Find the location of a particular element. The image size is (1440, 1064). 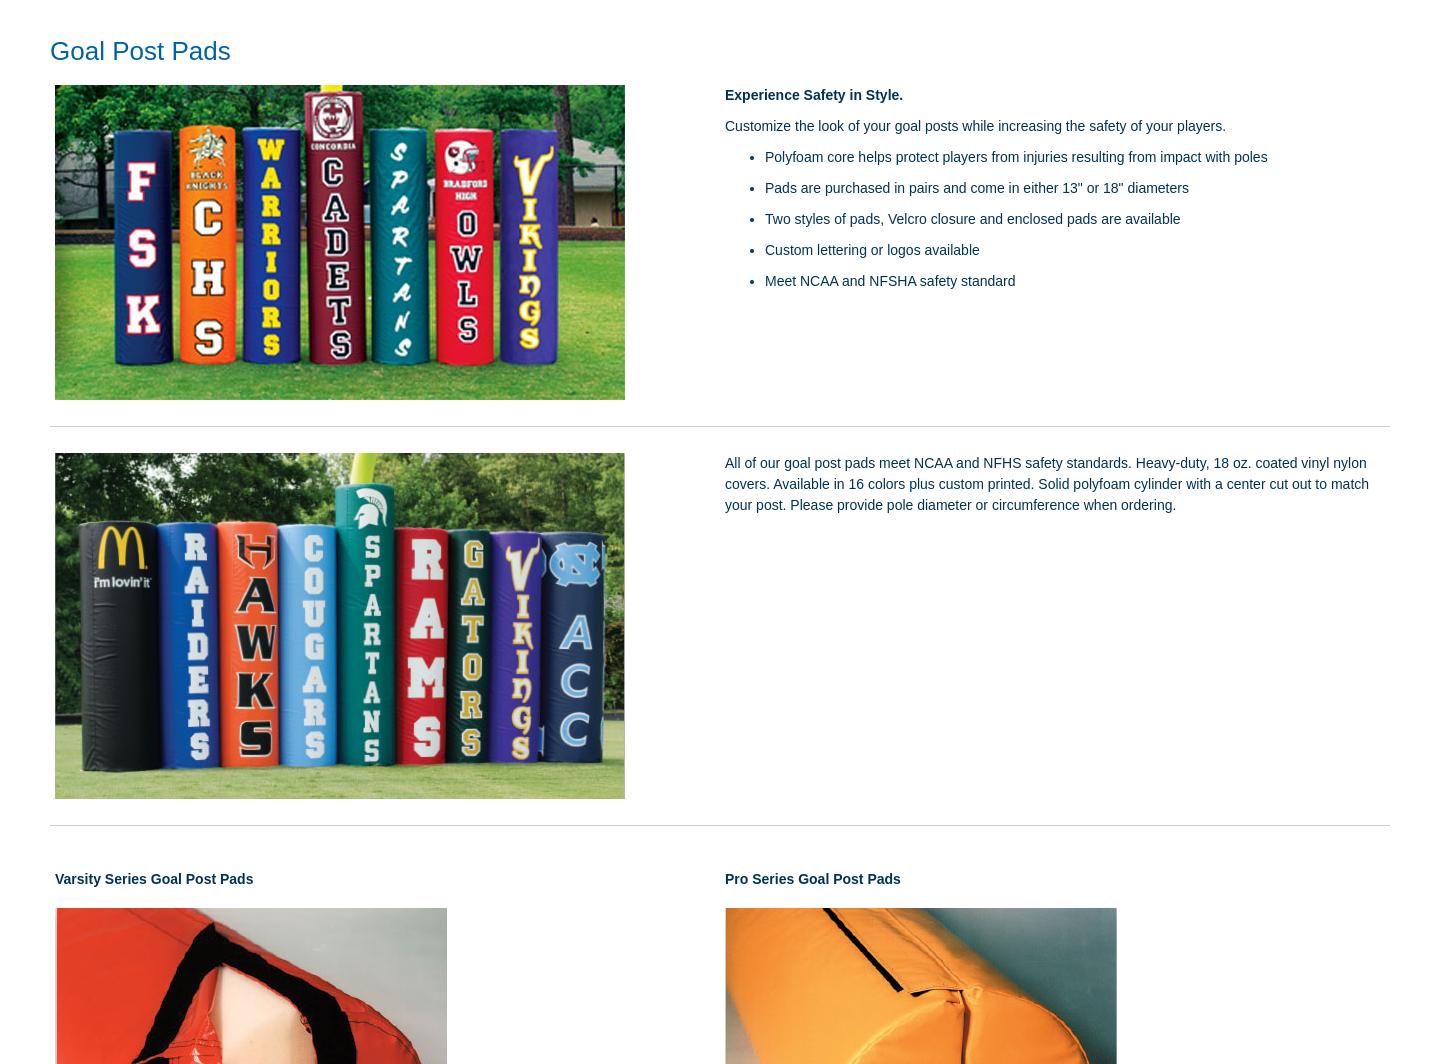

'All of our goal post pads meet NCAA and NFHS safety standards. Heavy-duty, 18 oz. coated vinyl nylon covers. Available in 16 colors plus custom printed. Solid polyfoam cylinder with a center cut out to match your post. Please provide pole diameter or circumference when ordering.' is located at coordinates (1047, 484).